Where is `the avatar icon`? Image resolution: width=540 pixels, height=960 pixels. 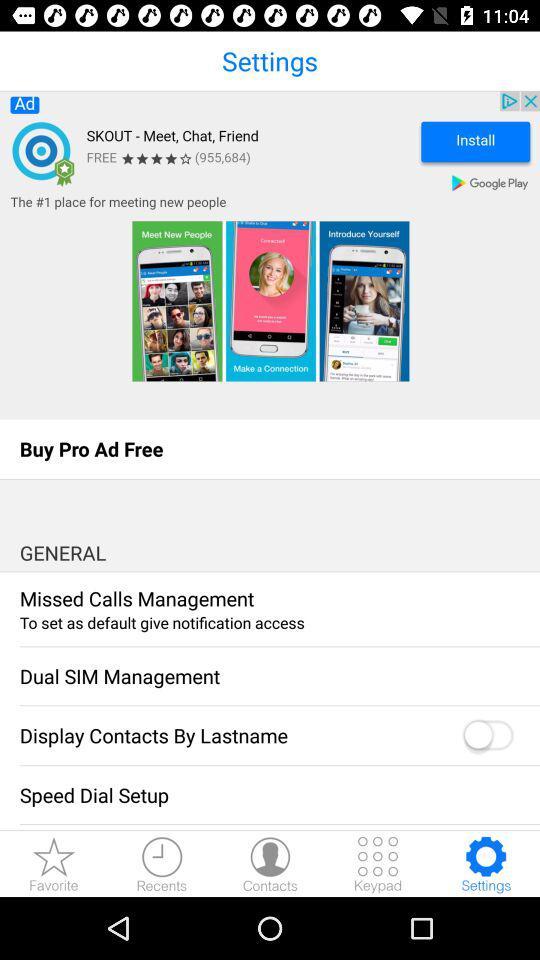 the avatar icon is located at coordinates (270, 863).